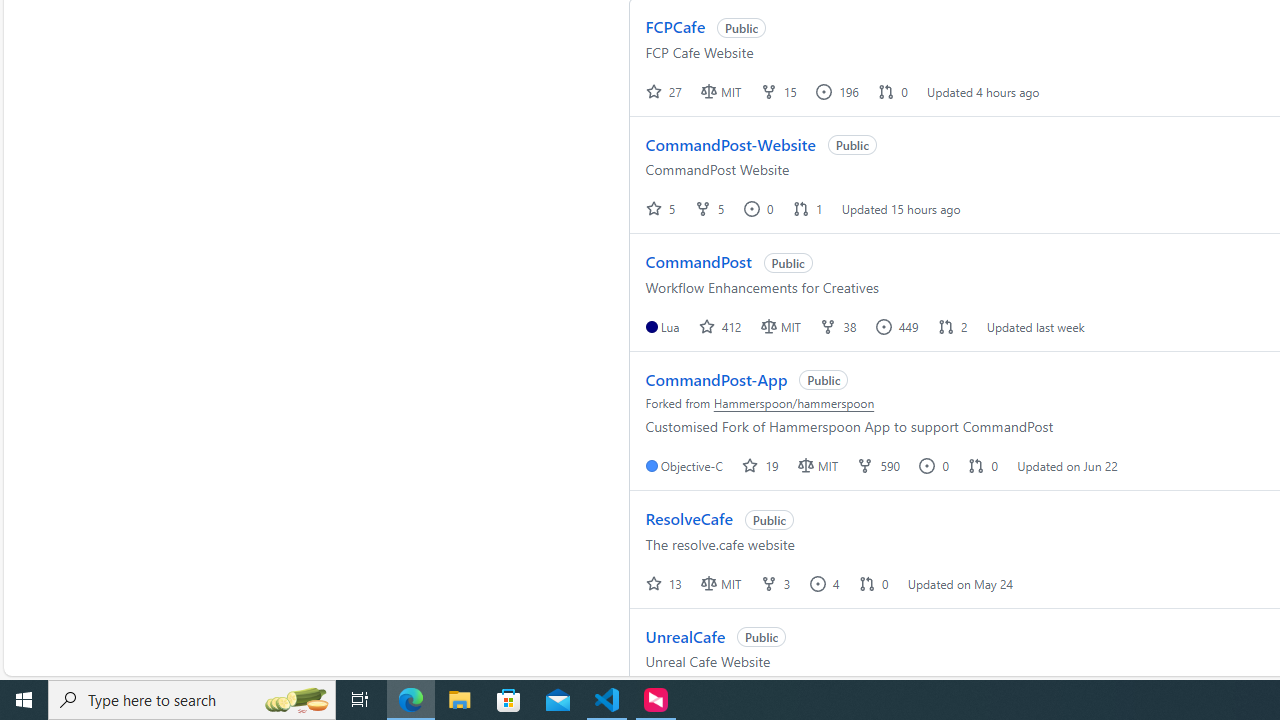 The height and width of the screenshot is (720, 1280). I want to click on ' 5 ', so click(661, 208).